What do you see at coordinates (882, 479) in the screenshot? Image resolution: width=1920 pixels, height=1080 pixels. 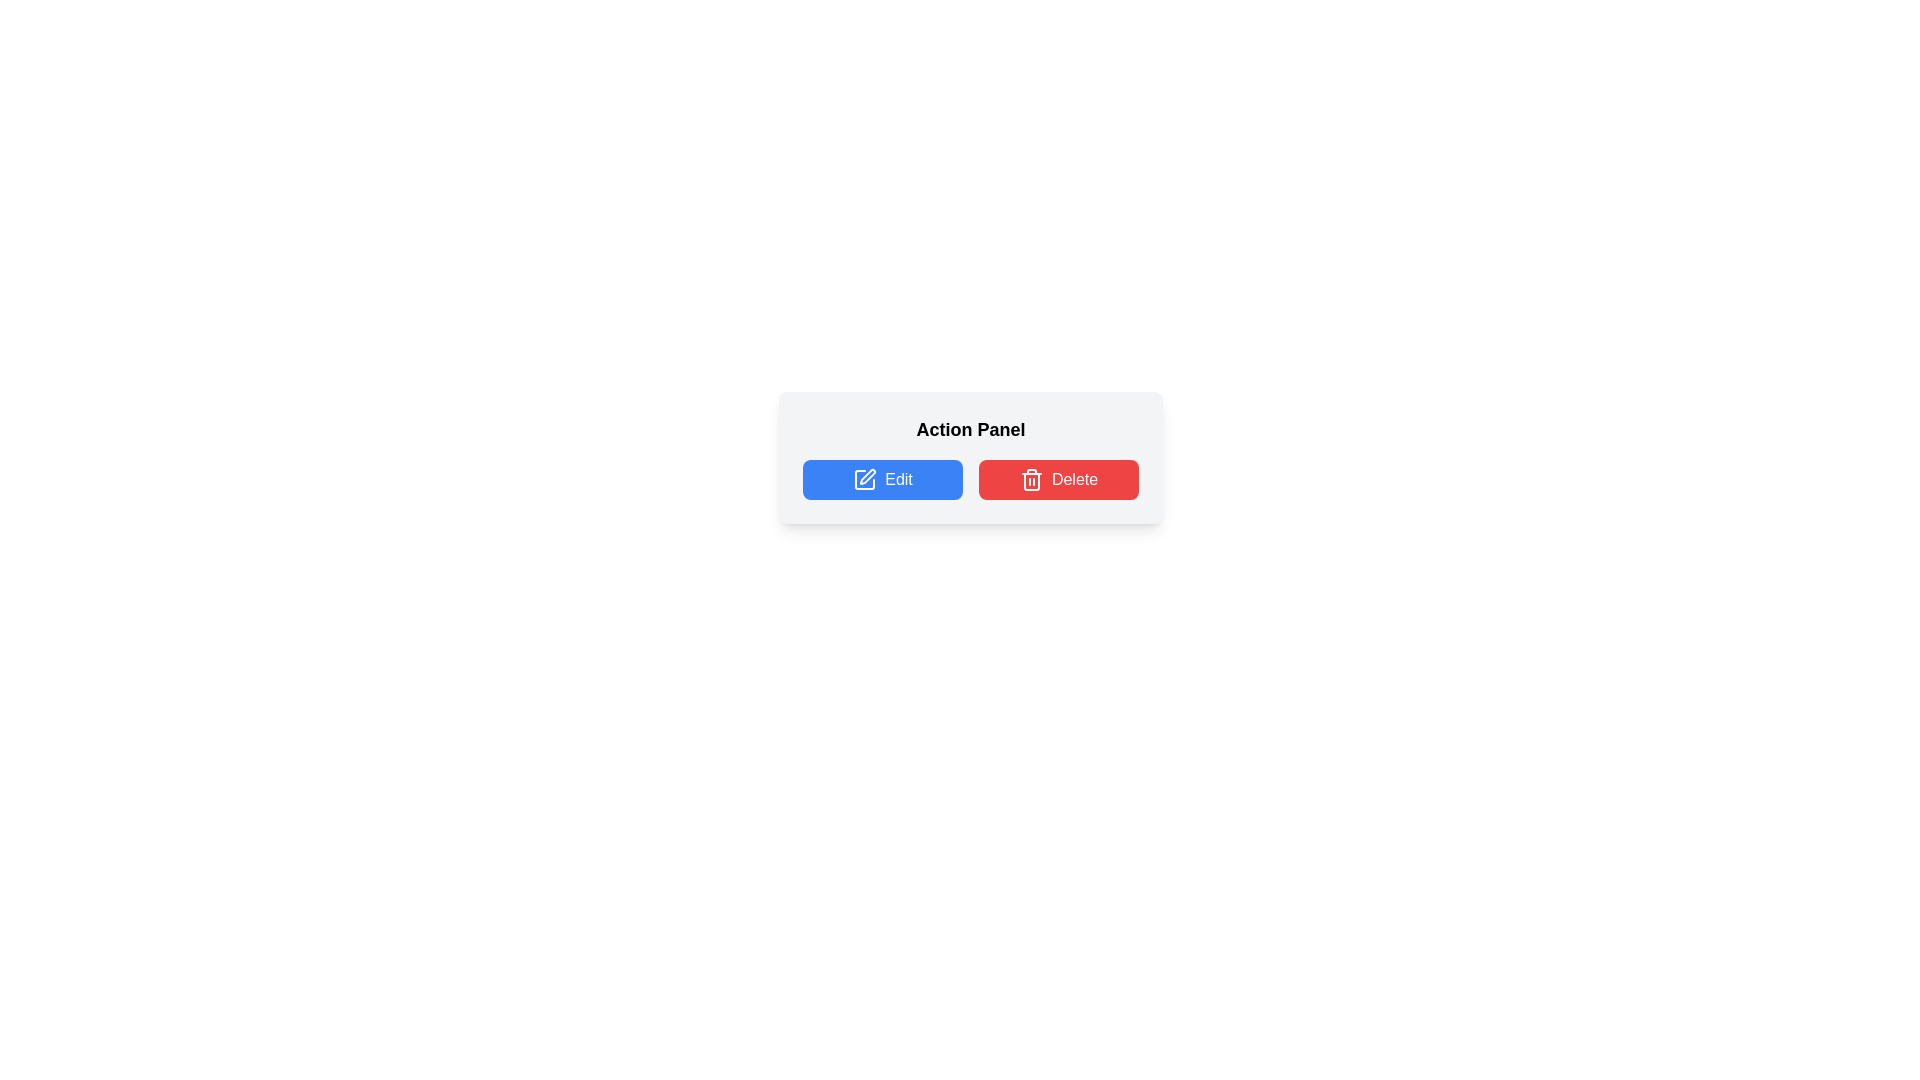 I see `keyboard navigation` at bounding box center [882, 479].